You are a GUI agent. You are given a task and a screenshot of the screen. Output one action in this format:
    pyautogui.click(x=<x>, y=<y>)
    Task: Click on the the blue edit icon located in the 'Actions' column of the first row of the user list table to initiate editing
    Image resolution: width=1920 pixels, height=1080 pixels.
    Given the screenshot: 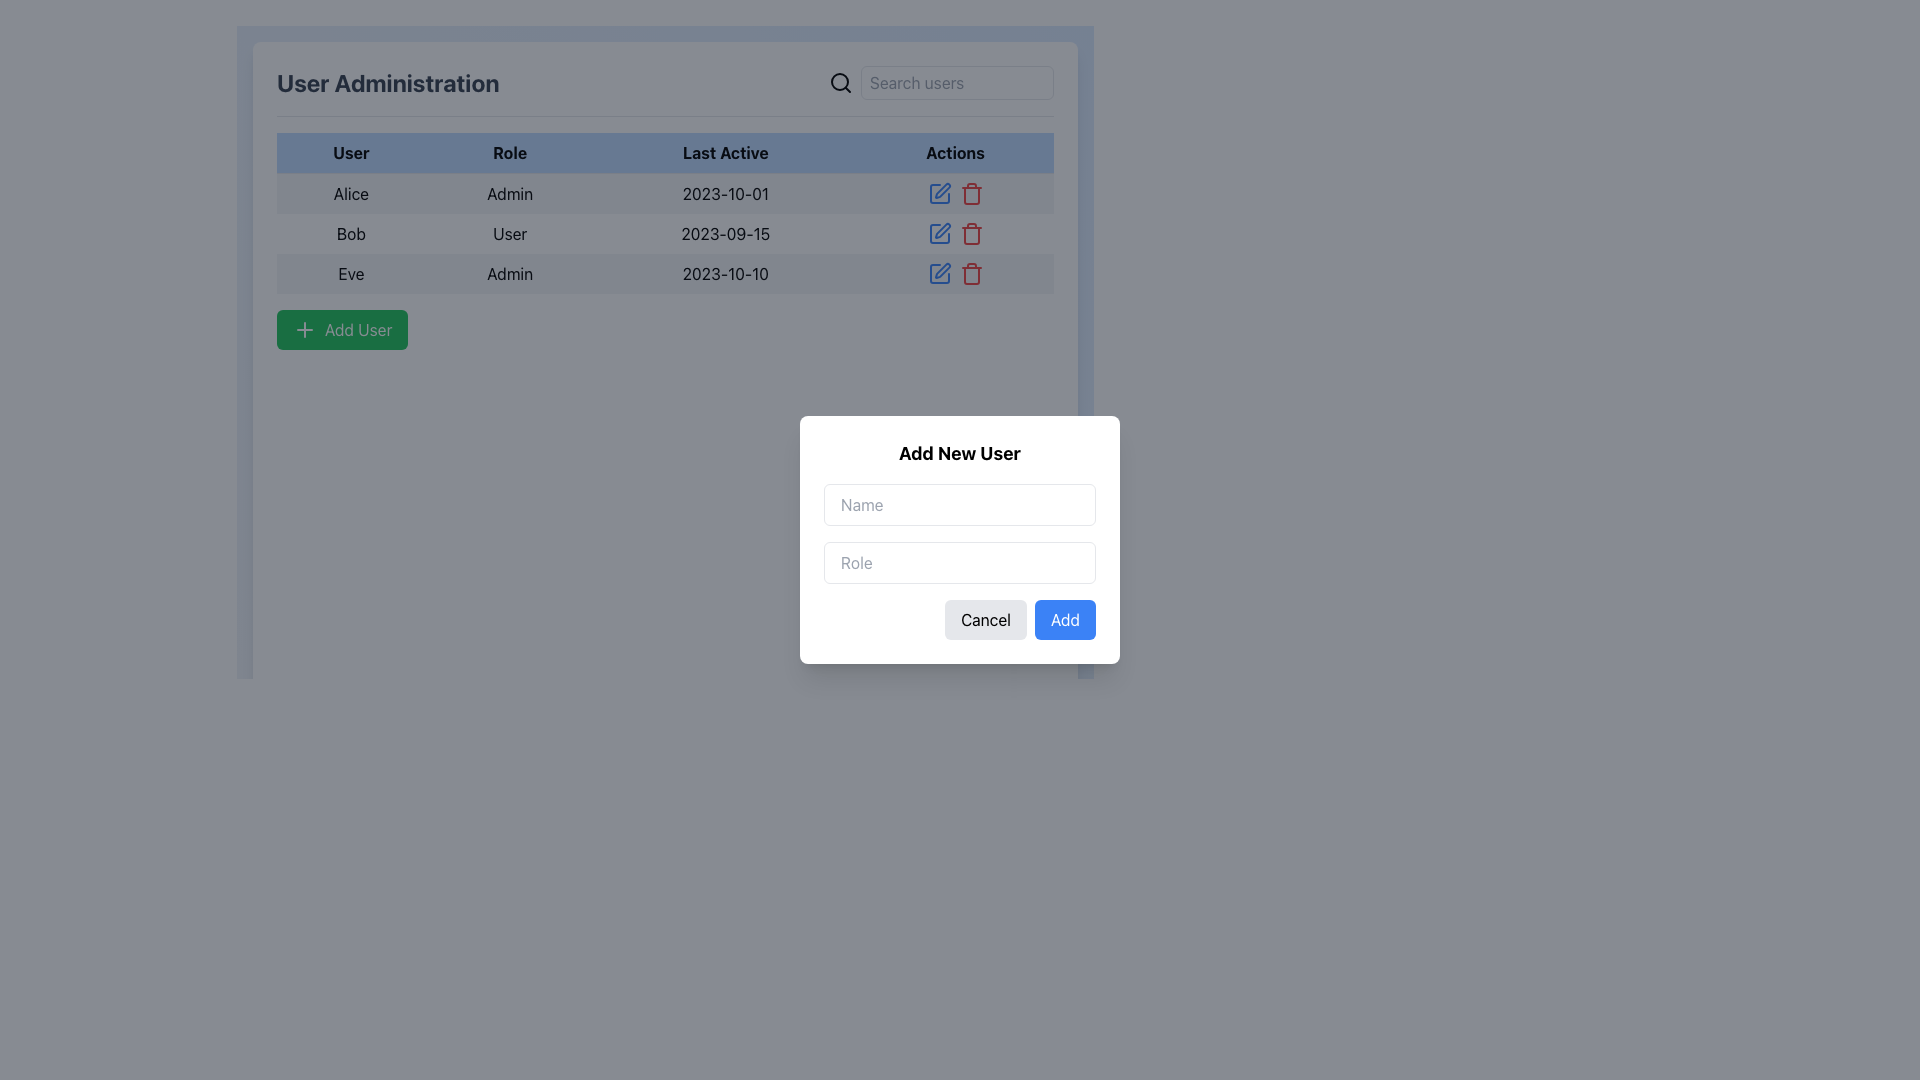 What is the action you would take?
    pyautogui.click(x=954, y=193)
    